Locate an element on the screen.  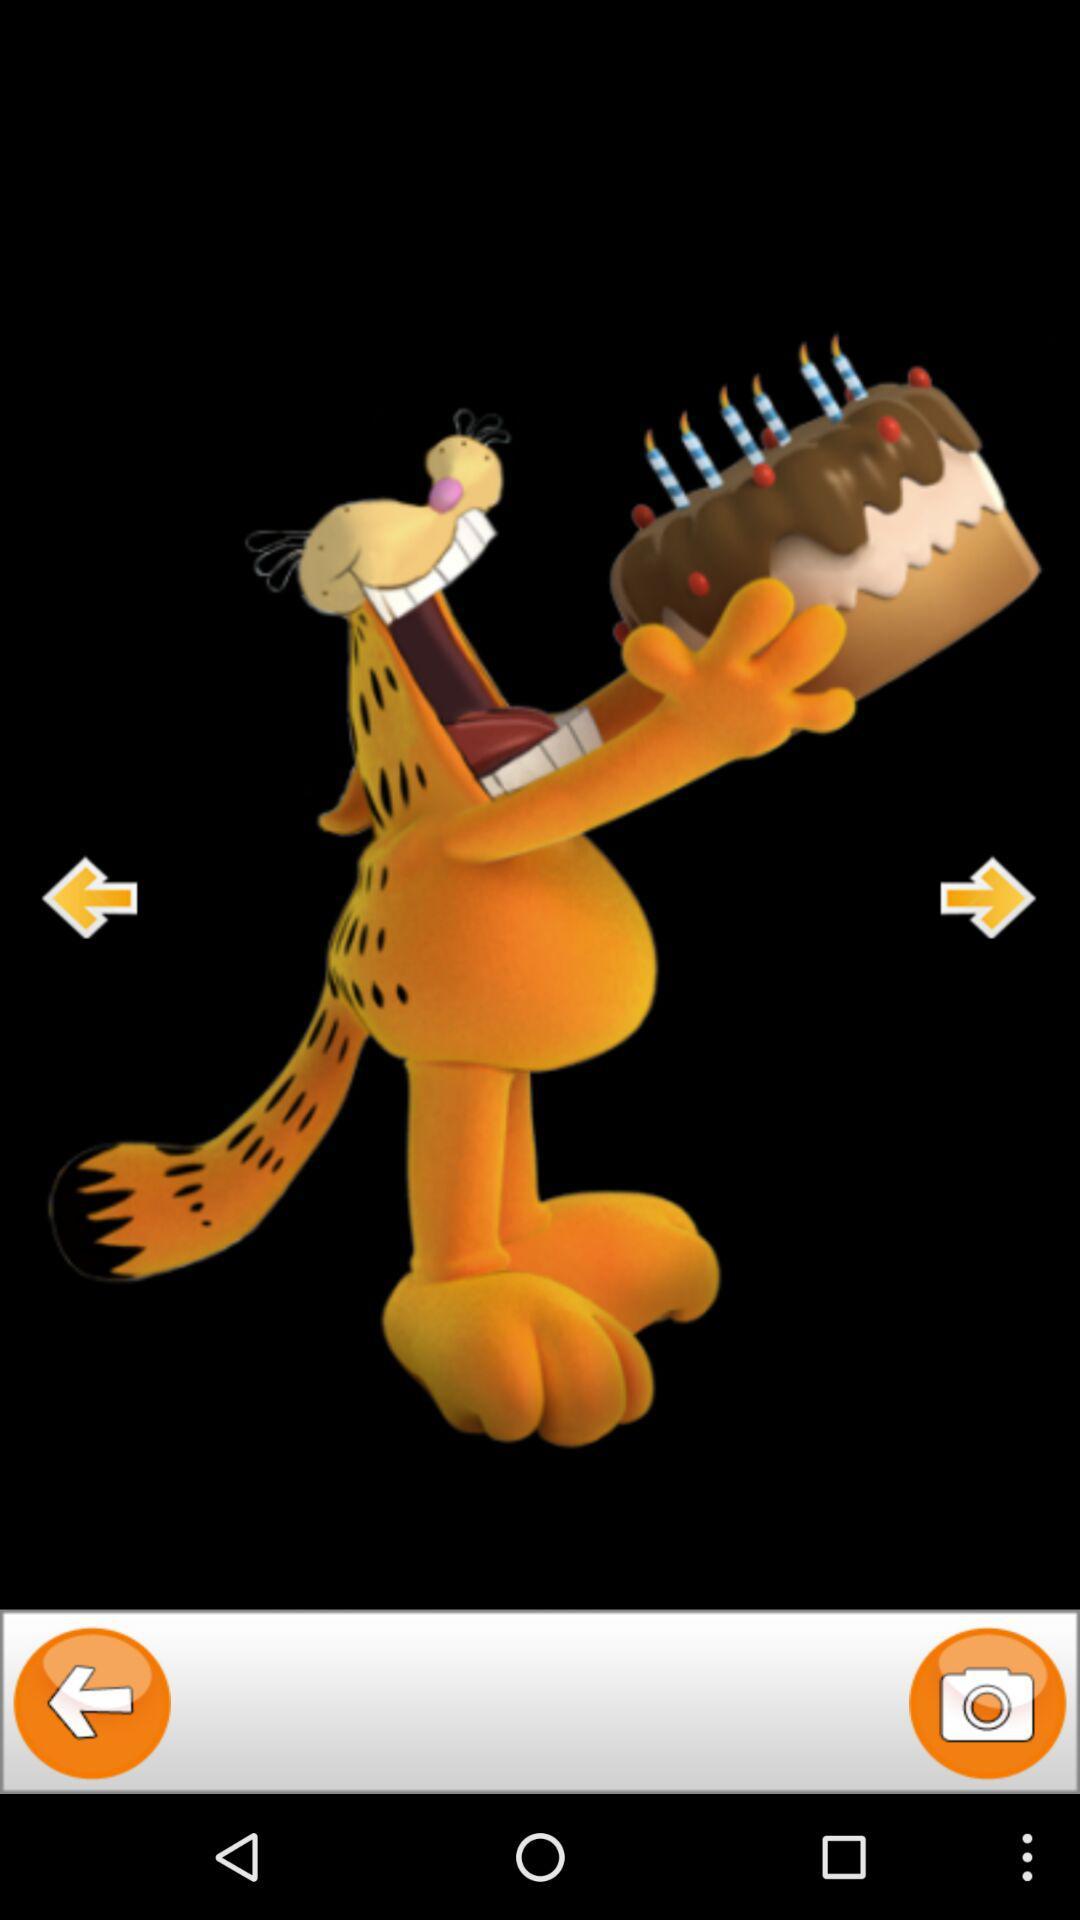
the arrow_forward icon is located at coordinates (988, 960).